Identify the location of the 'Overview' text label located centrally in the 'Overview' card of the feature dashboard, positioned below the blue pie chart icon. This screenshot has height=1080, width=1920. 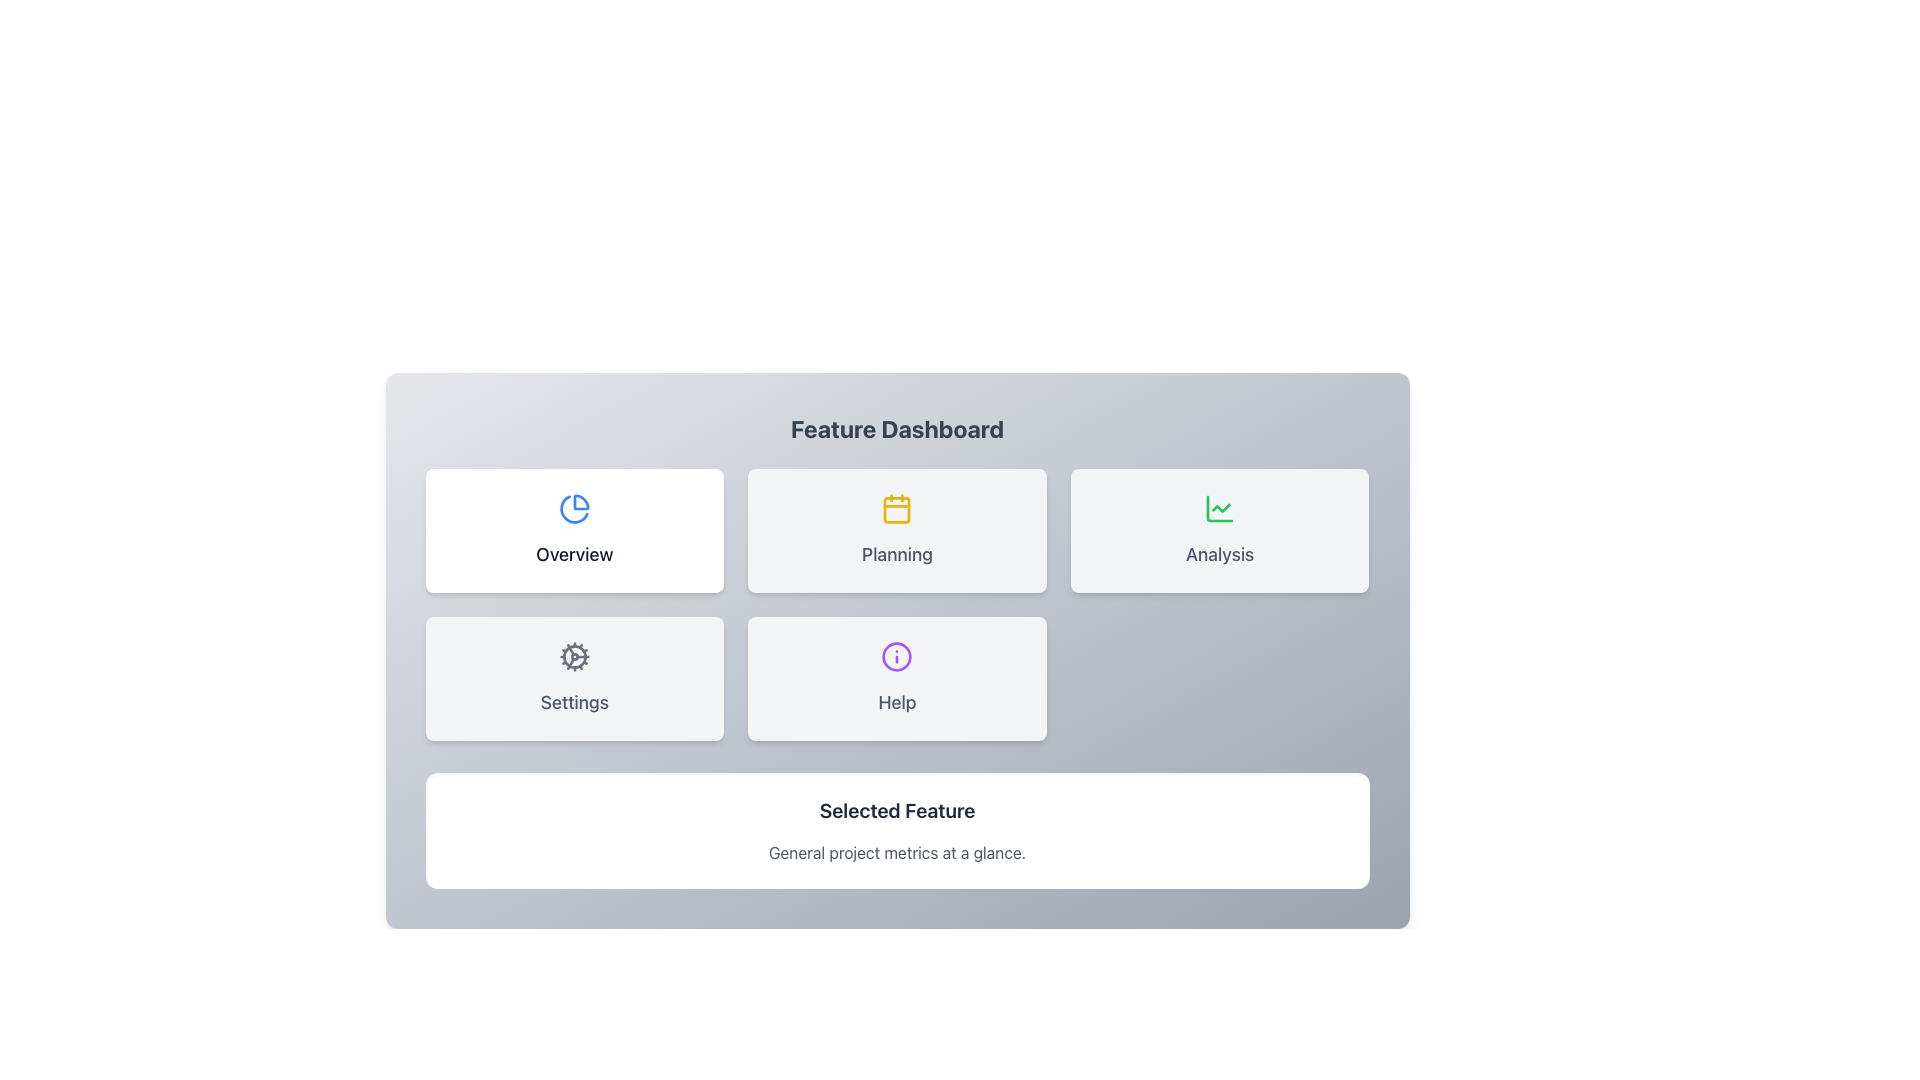
(573, 555).